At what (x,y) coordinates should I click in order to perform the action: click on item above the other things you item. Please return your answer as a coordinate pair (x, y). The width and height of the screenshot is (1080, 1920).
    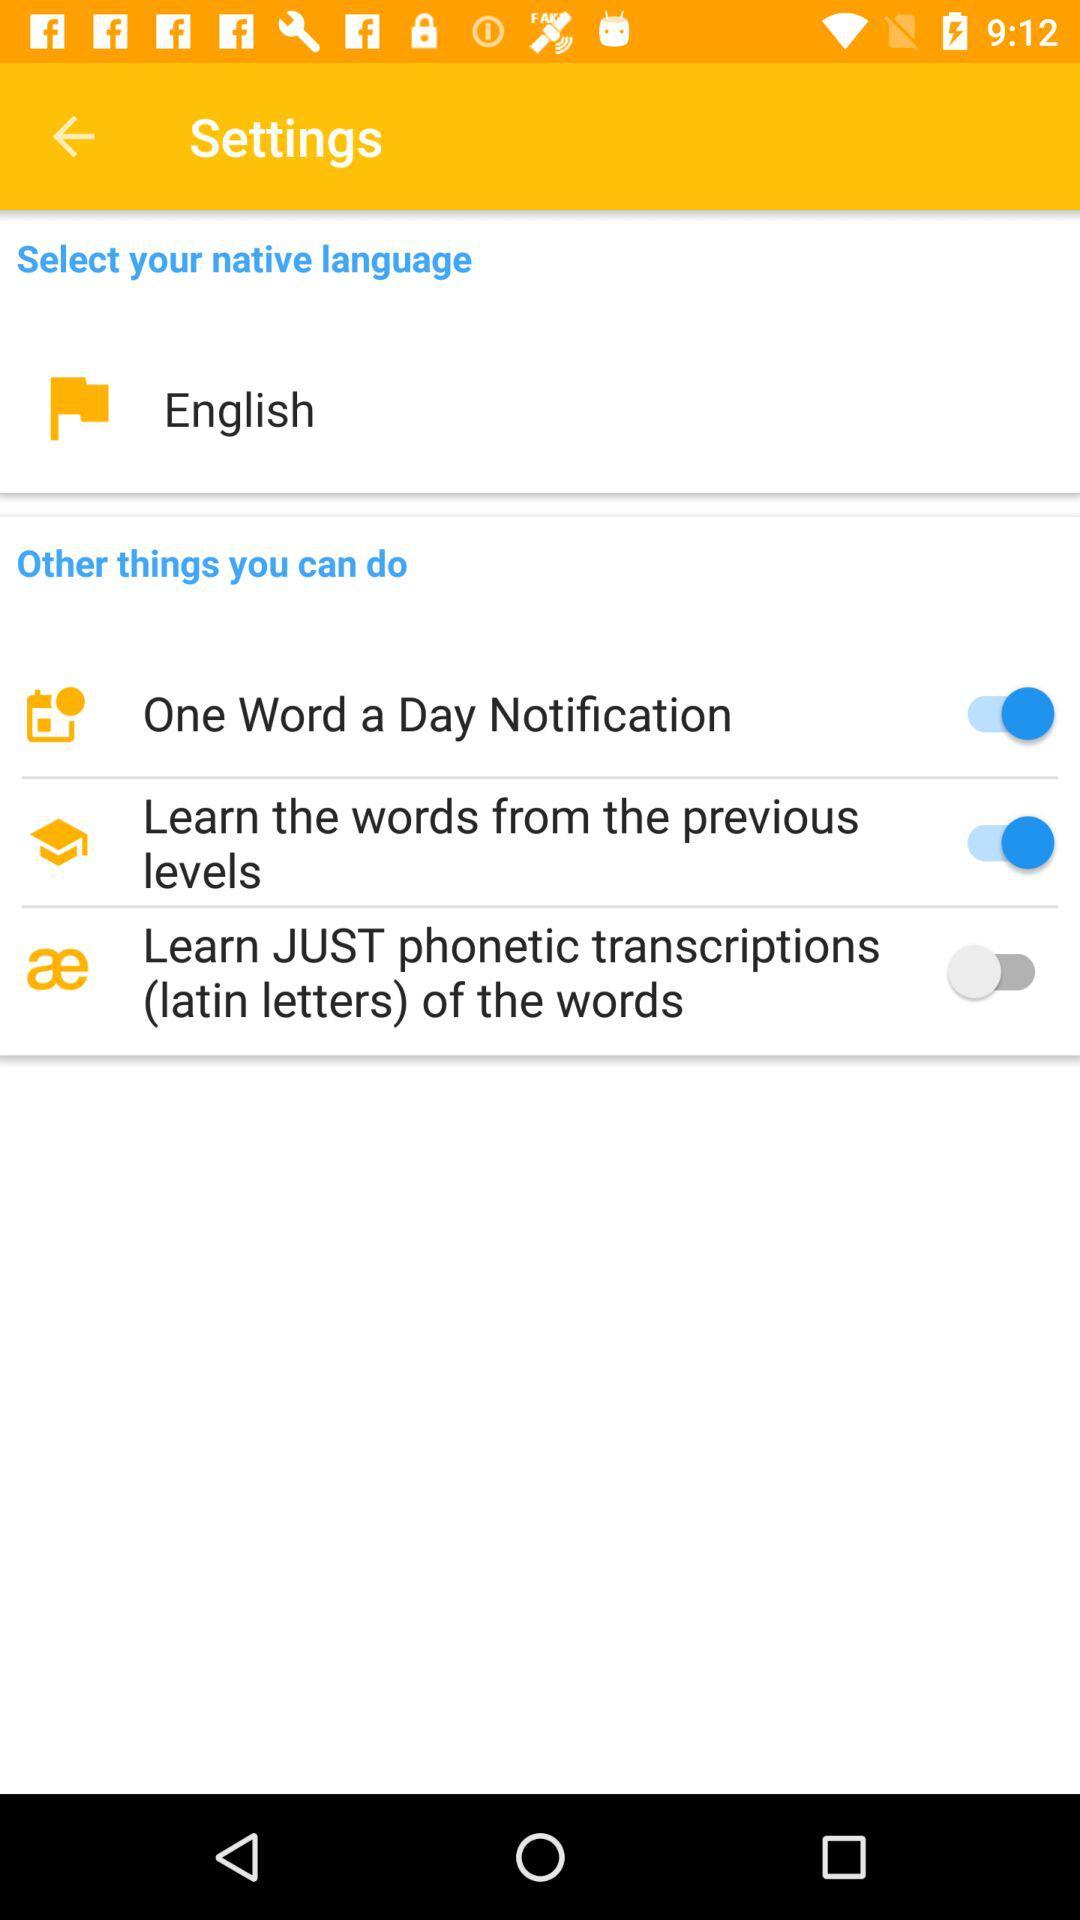
    Looking at the image, I should click on (540, 407).